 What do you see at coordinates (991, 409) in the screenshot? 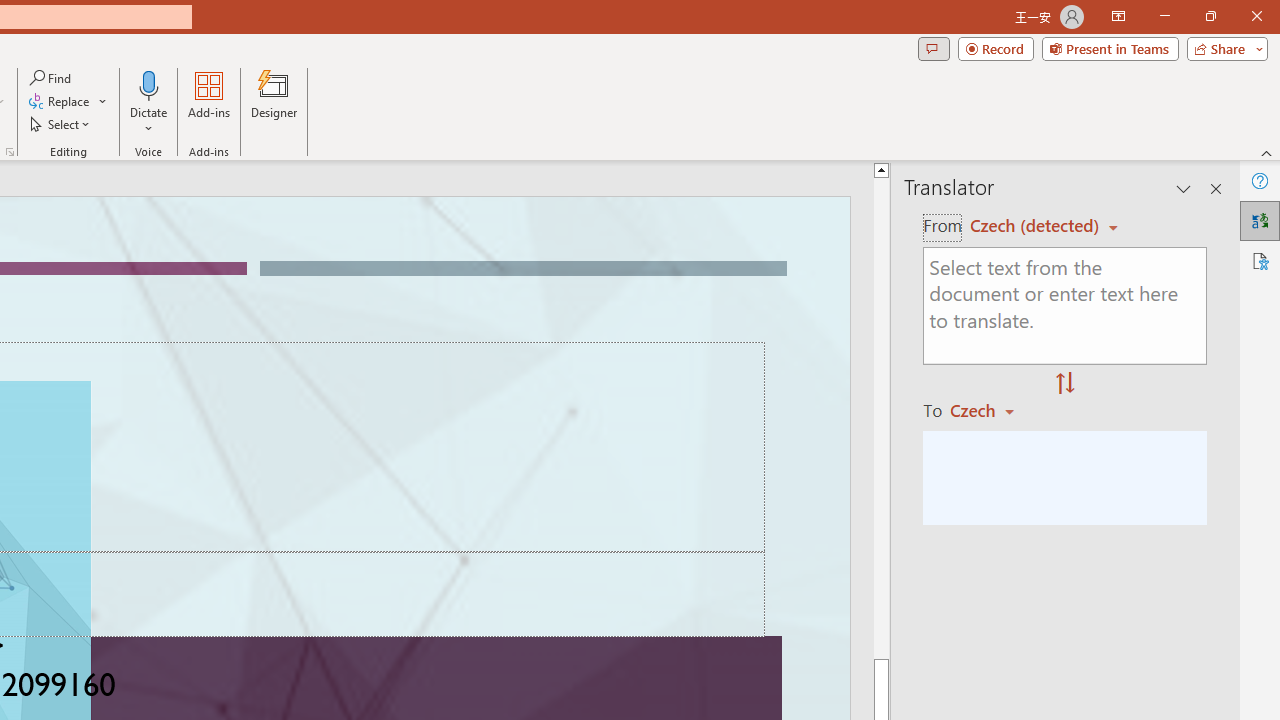
I see `'Czech'` at bounding box center [991, 409].